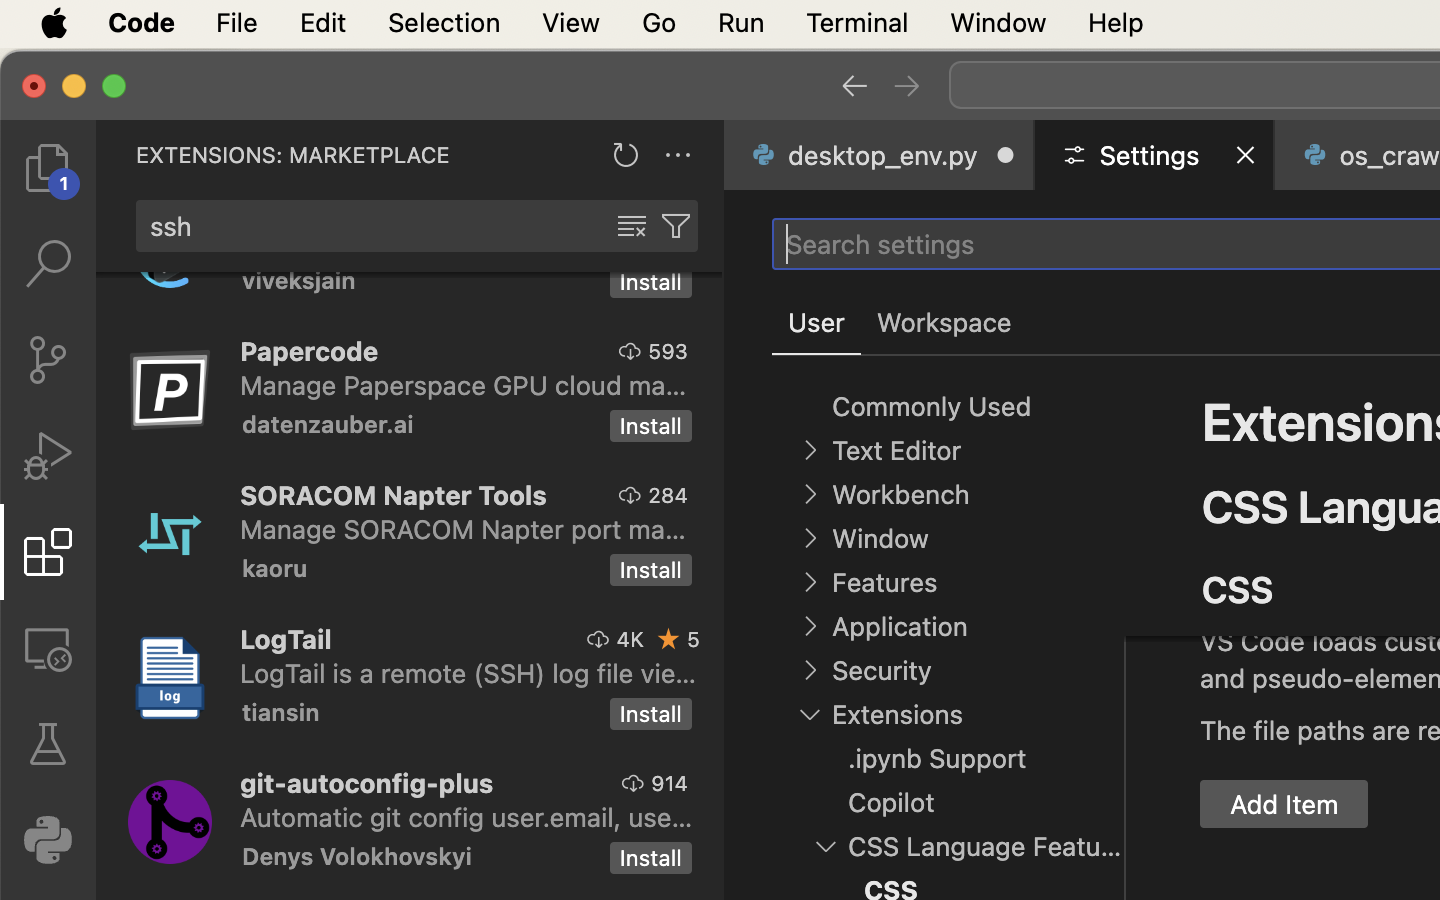 The width and height of the screenshot is (1440, 900). Describe the element at coordinates (284, 639) in the screenshot. I see `'LogTail'` at that location.